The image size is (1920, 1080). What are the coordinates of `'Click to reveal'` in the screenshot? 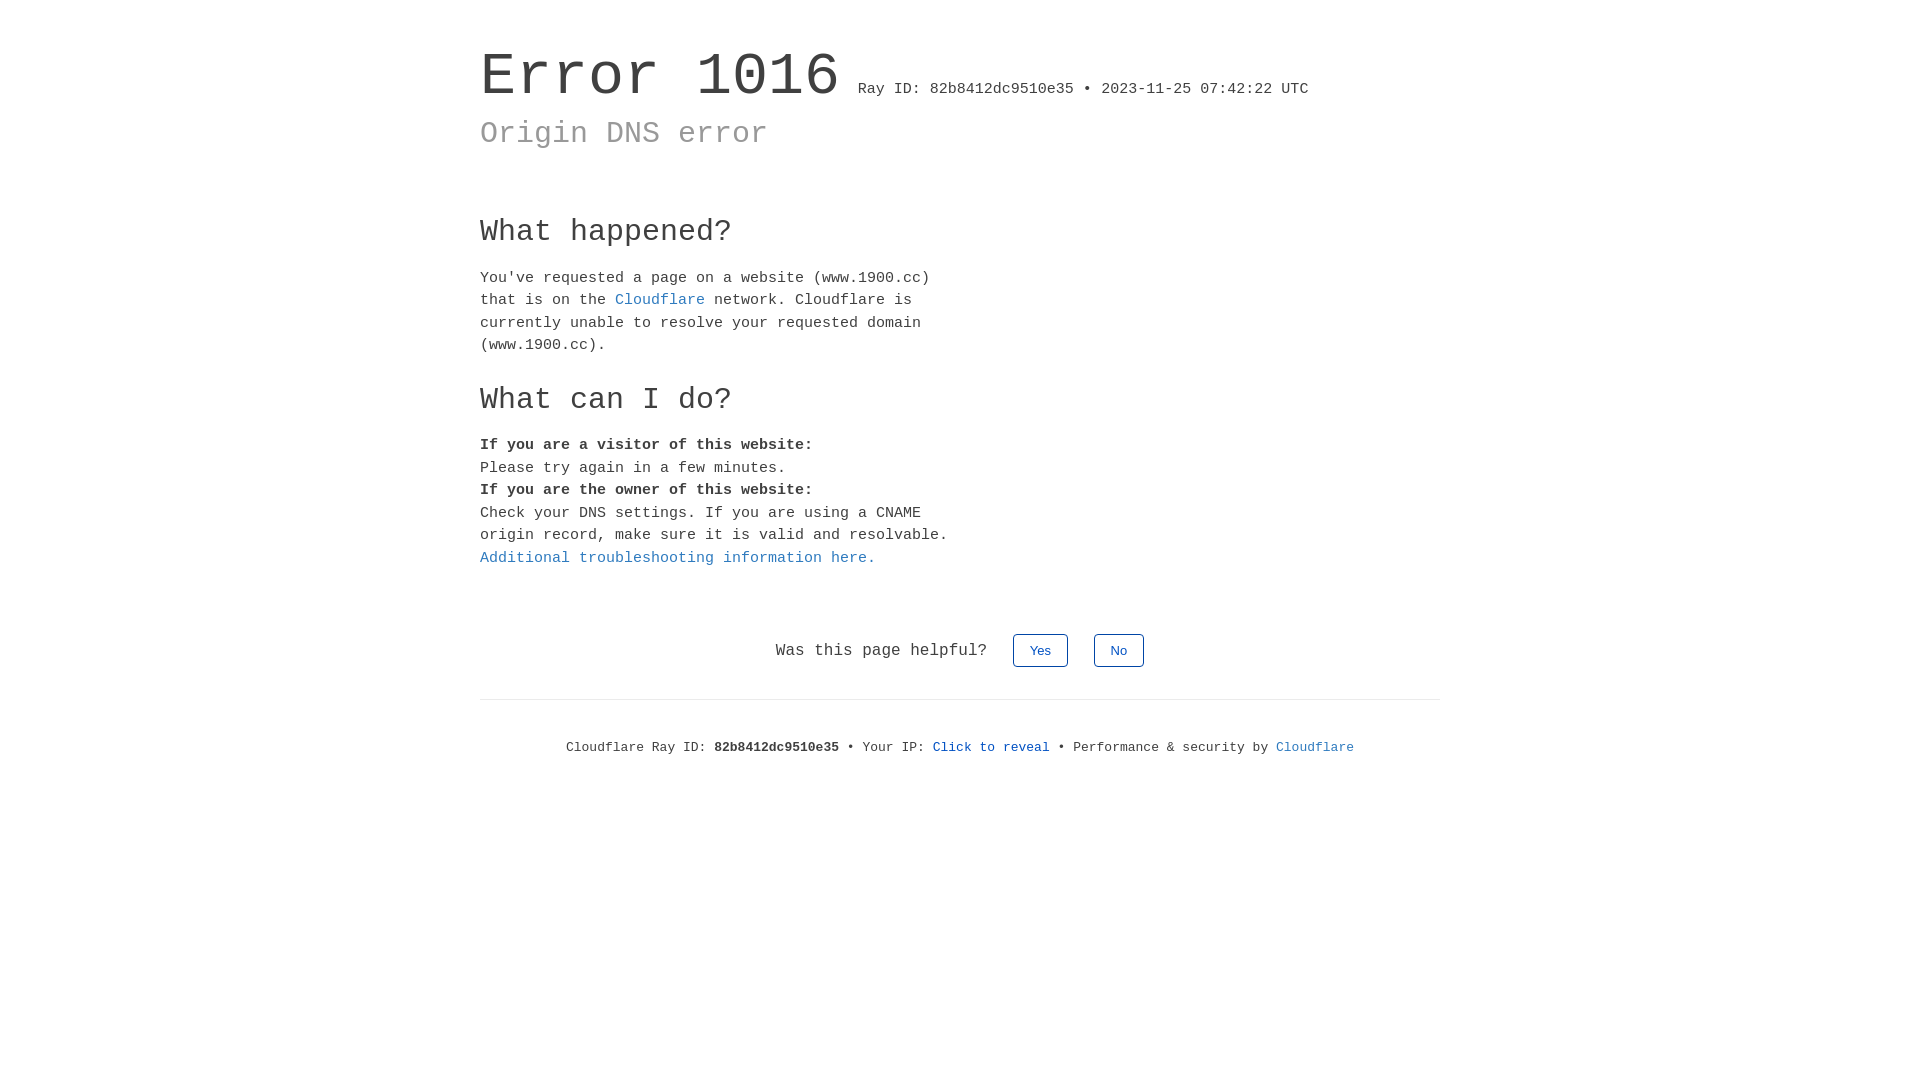 It's located at (991, 747).